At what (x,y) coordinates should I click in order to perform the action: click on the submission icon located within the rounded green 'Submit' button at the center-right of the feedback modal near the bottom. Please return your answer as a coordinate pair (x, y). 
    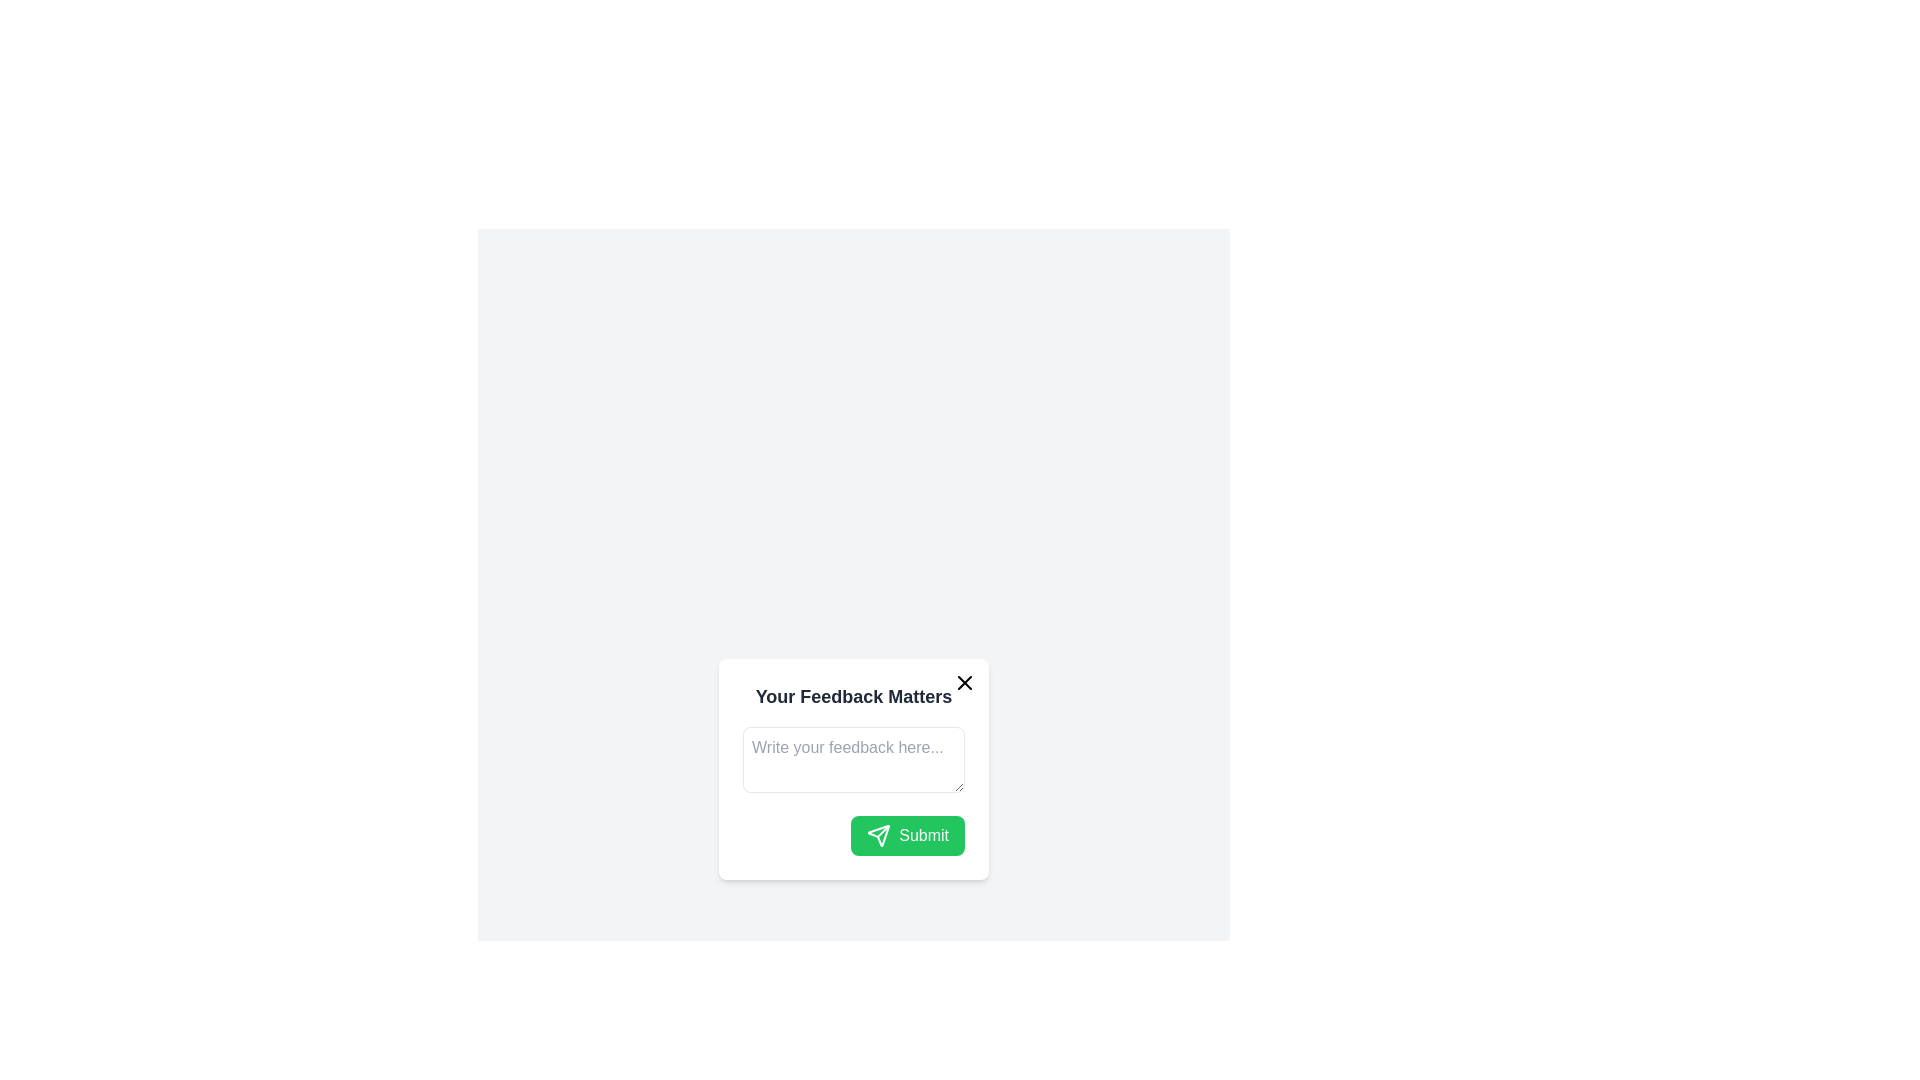
    Looking at the image, I should click on (879, 835).